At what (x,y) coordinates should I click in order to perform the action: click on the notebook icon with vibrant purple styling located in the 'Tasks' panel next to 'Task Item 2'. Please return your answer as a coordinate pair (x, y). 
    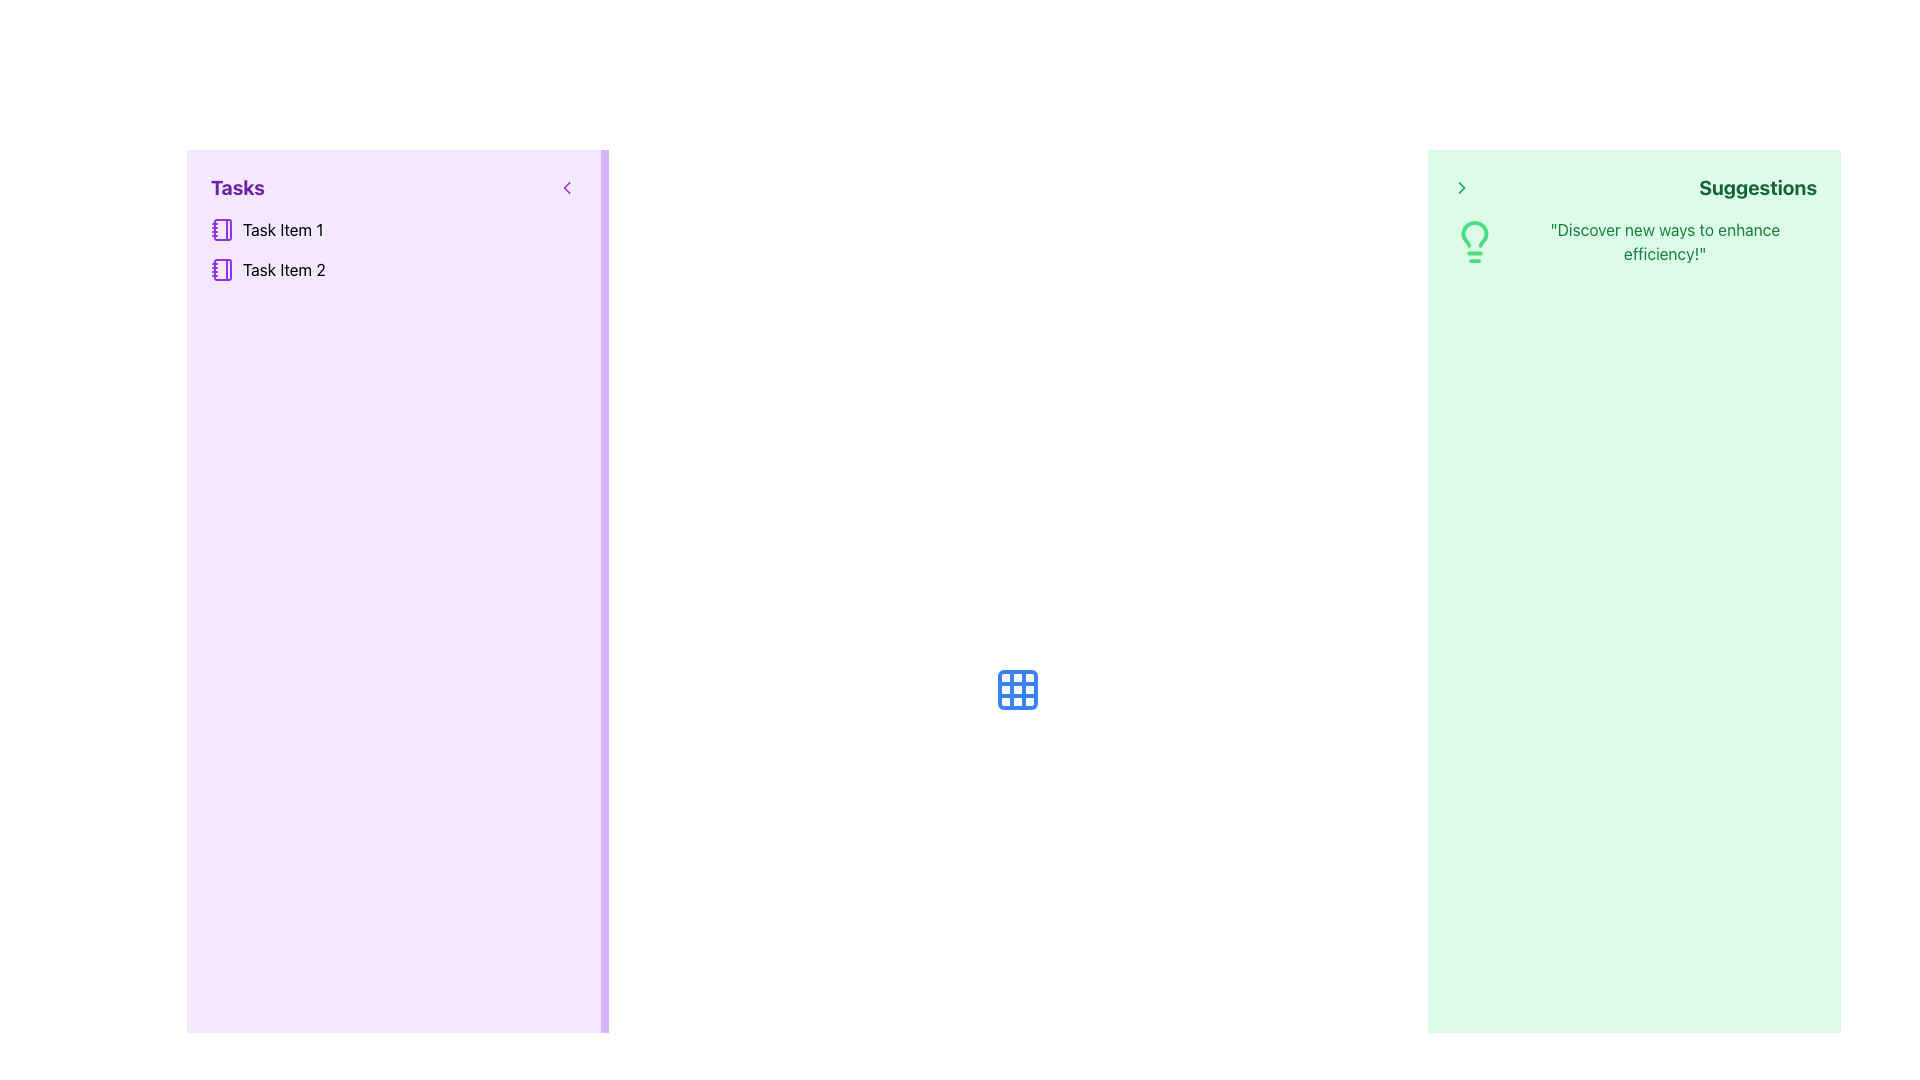
    Looking at the image, I should click on (222, 270).